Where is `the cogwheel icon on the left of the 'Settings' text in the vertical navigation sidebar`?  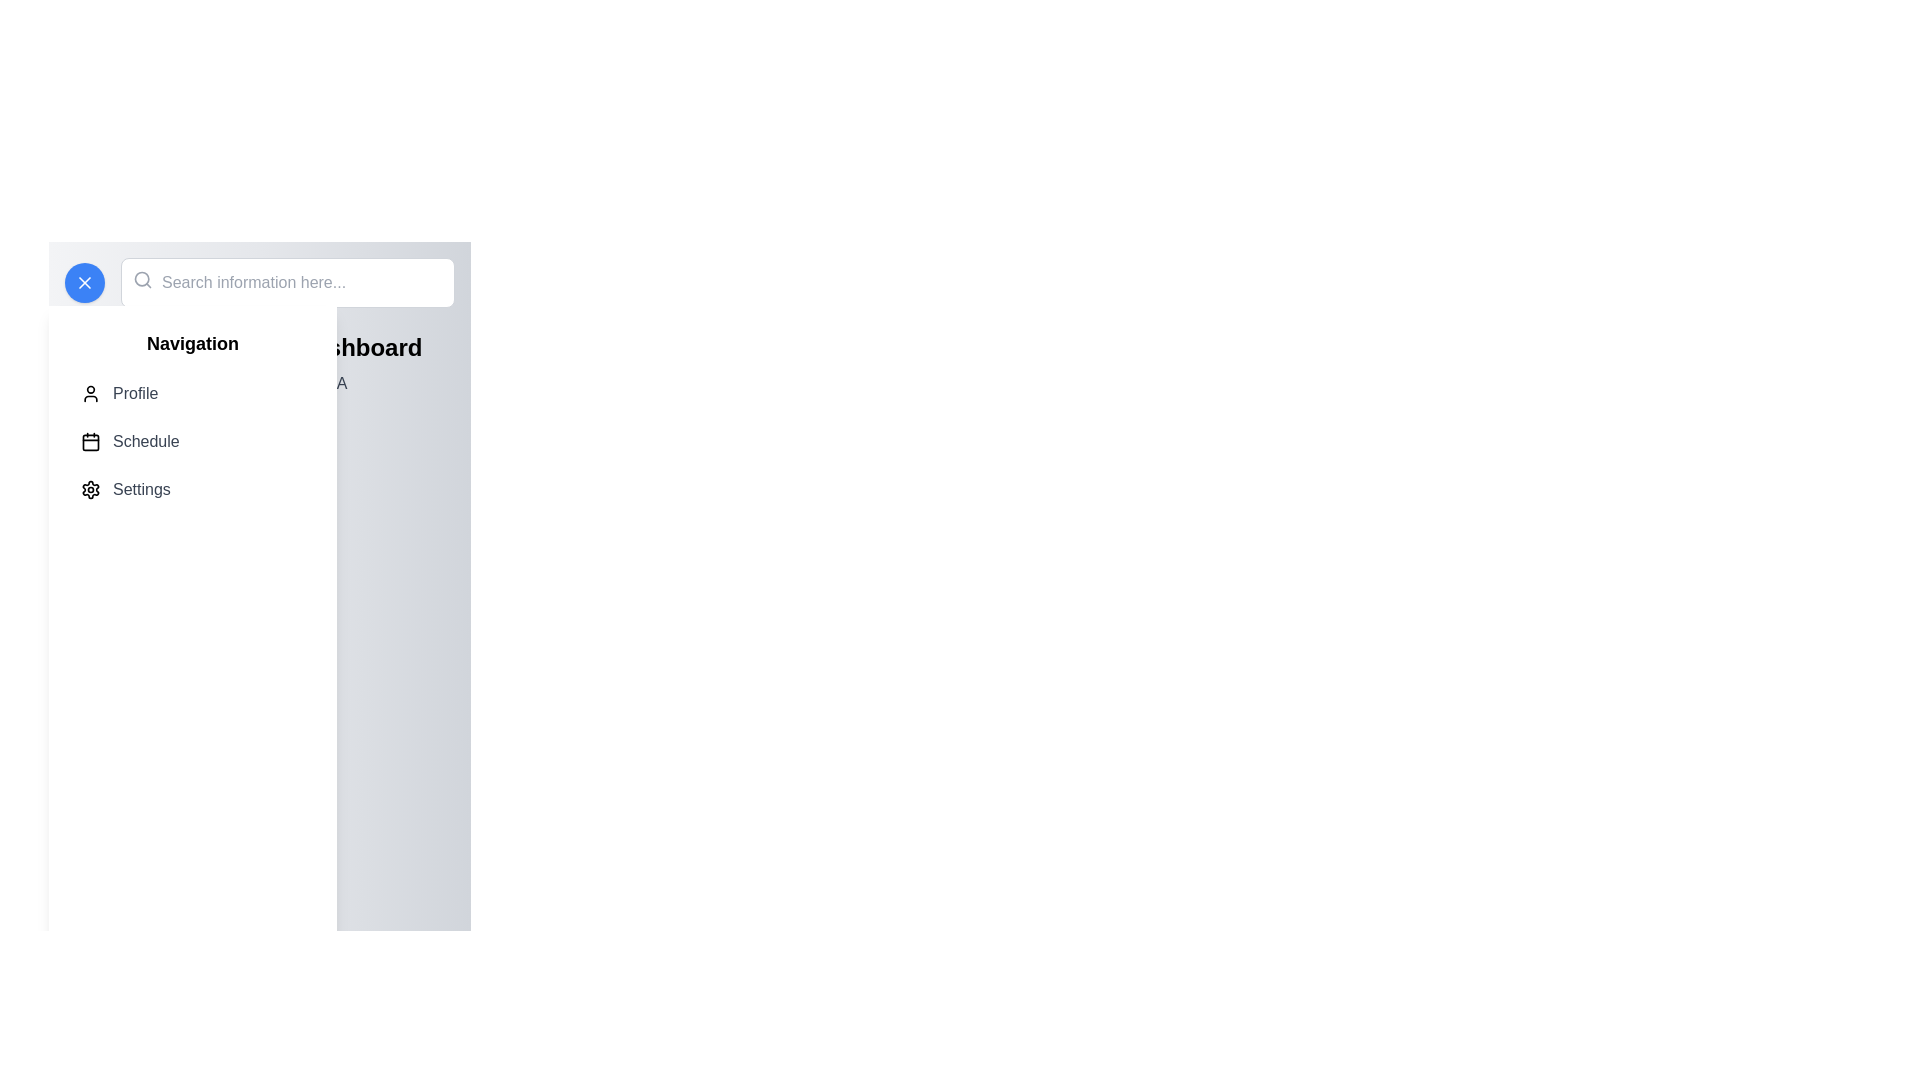 the cogwheel icon on the left of the 'Settings' text in the vertical navigation sidebar is located at coordinates (90, 489).